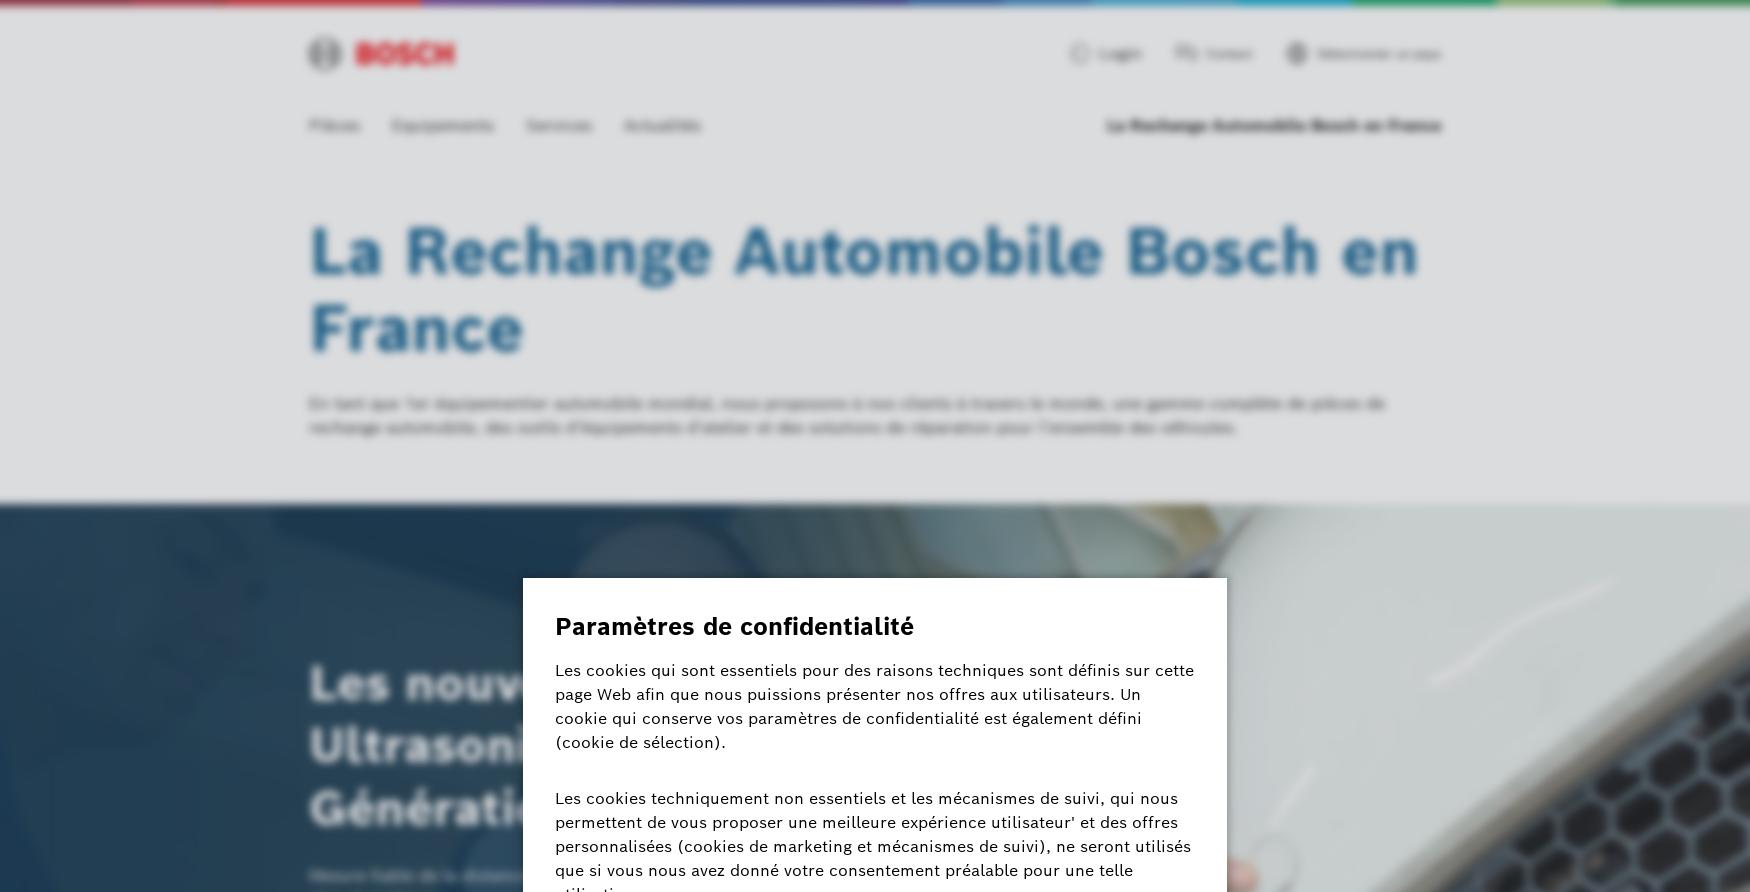 The width and height of the screenshot is (1750, 892). I want to click on 'Login', so click(1099, 53).